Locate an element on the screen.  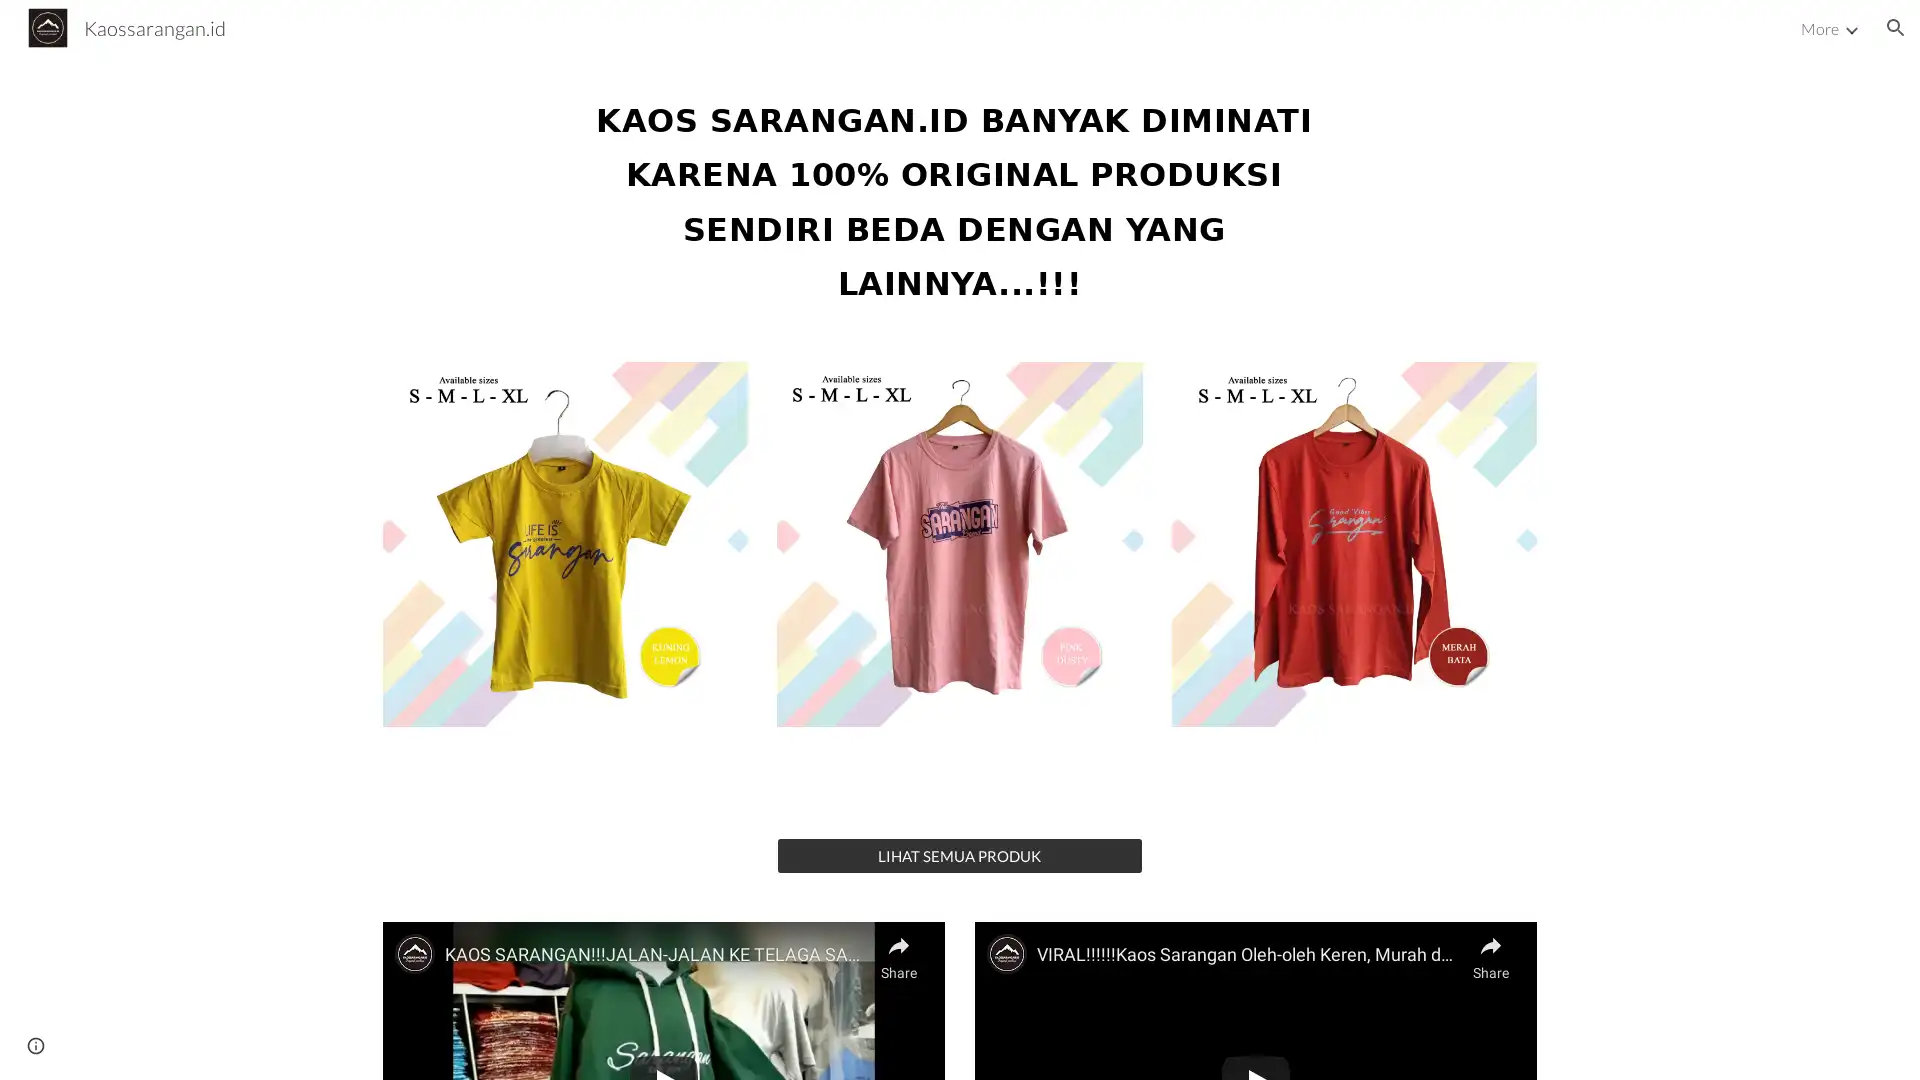
Skip to main content is located at coordinates (787, 37).